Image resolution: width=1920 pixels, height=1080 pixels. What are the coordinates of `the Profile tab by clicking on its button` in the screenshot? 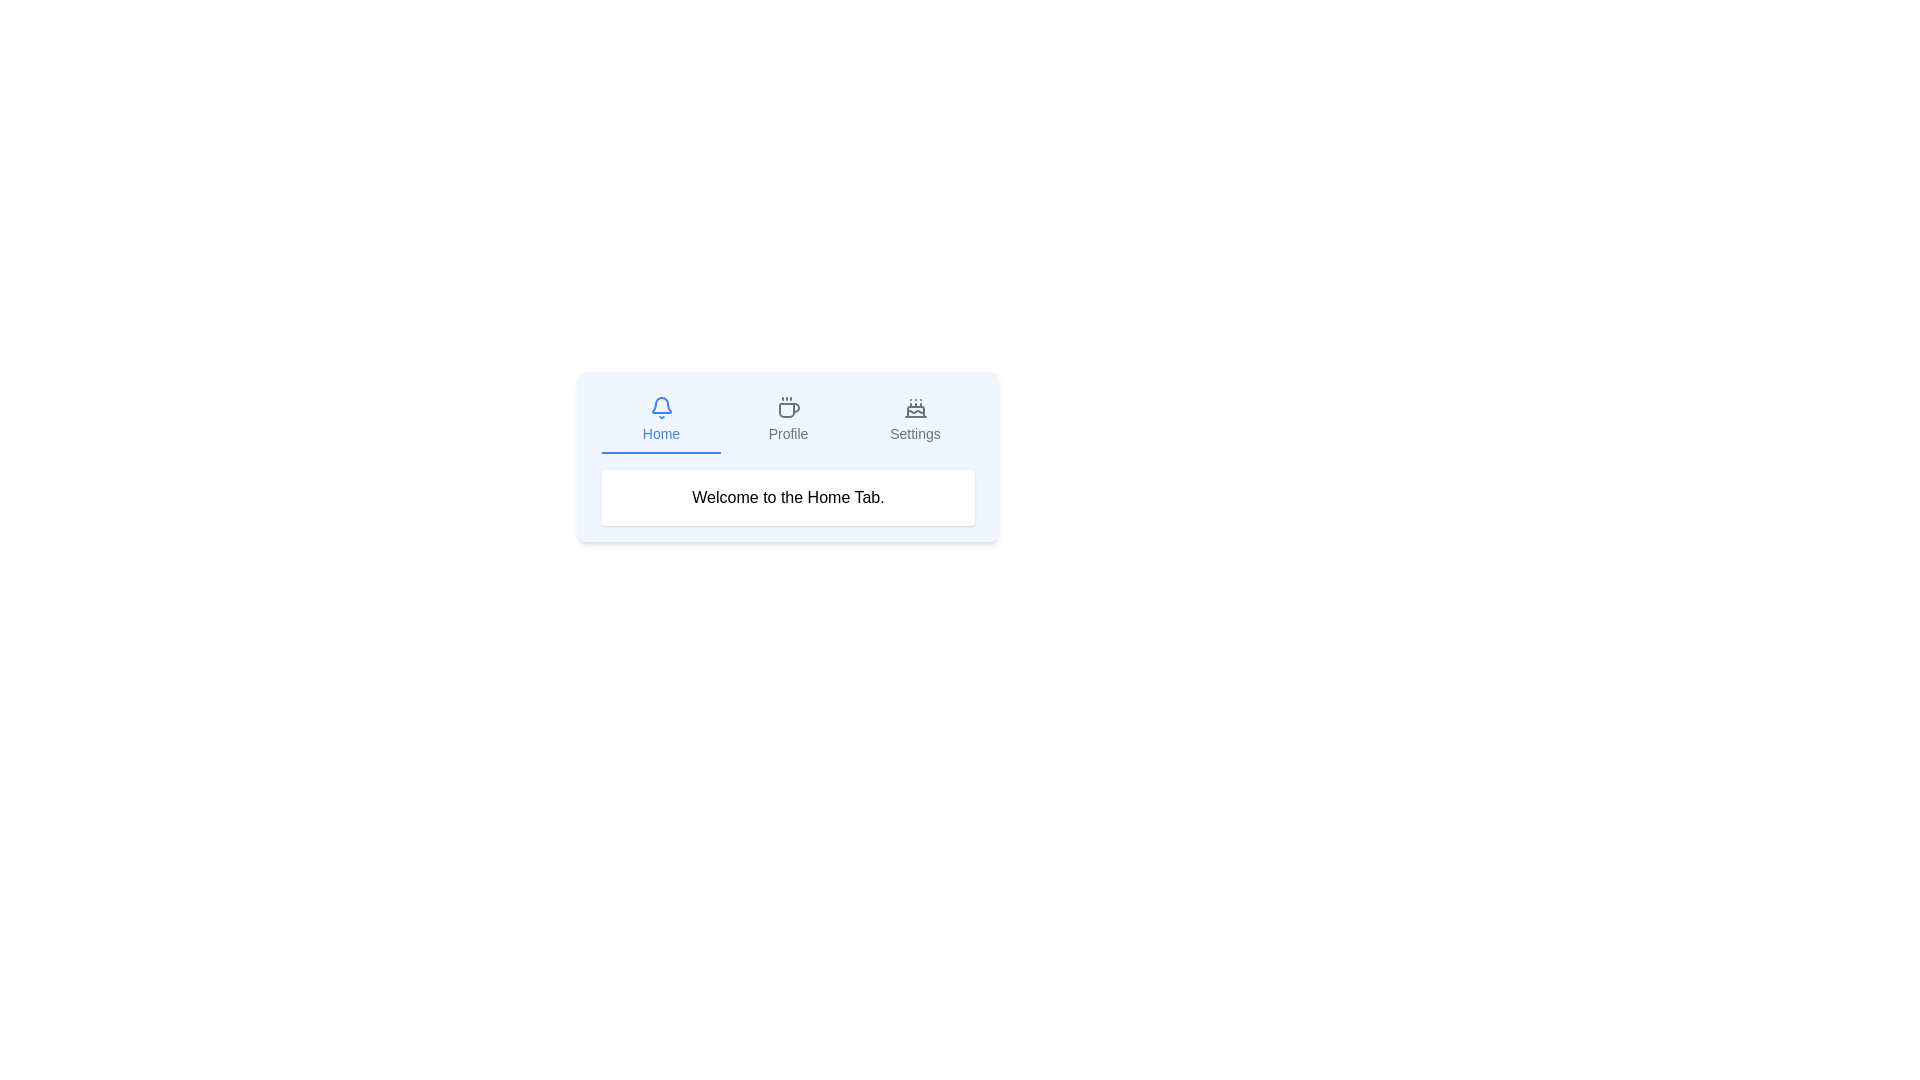 It's located at (787, 419).